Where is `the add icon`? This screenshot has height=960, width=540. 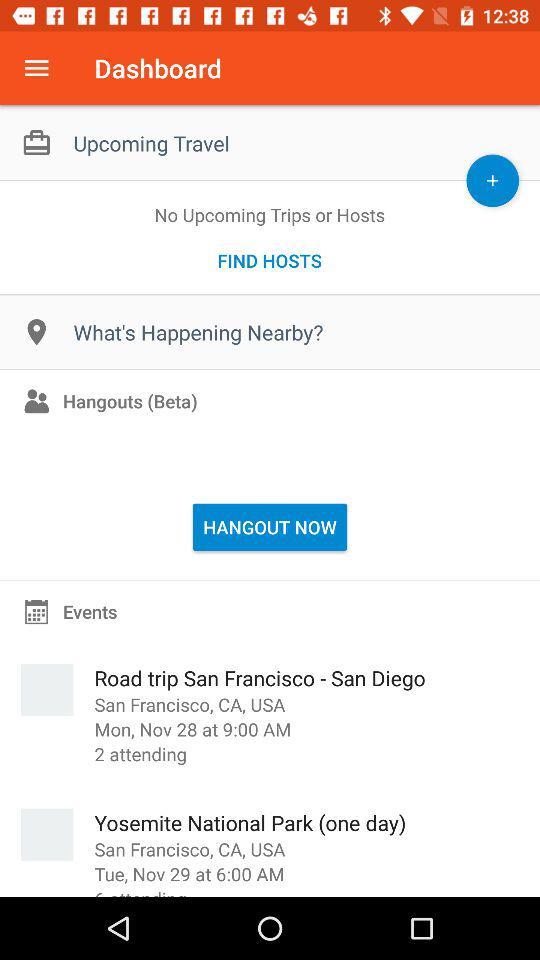
the add icon is located at coordinates (491, 179).